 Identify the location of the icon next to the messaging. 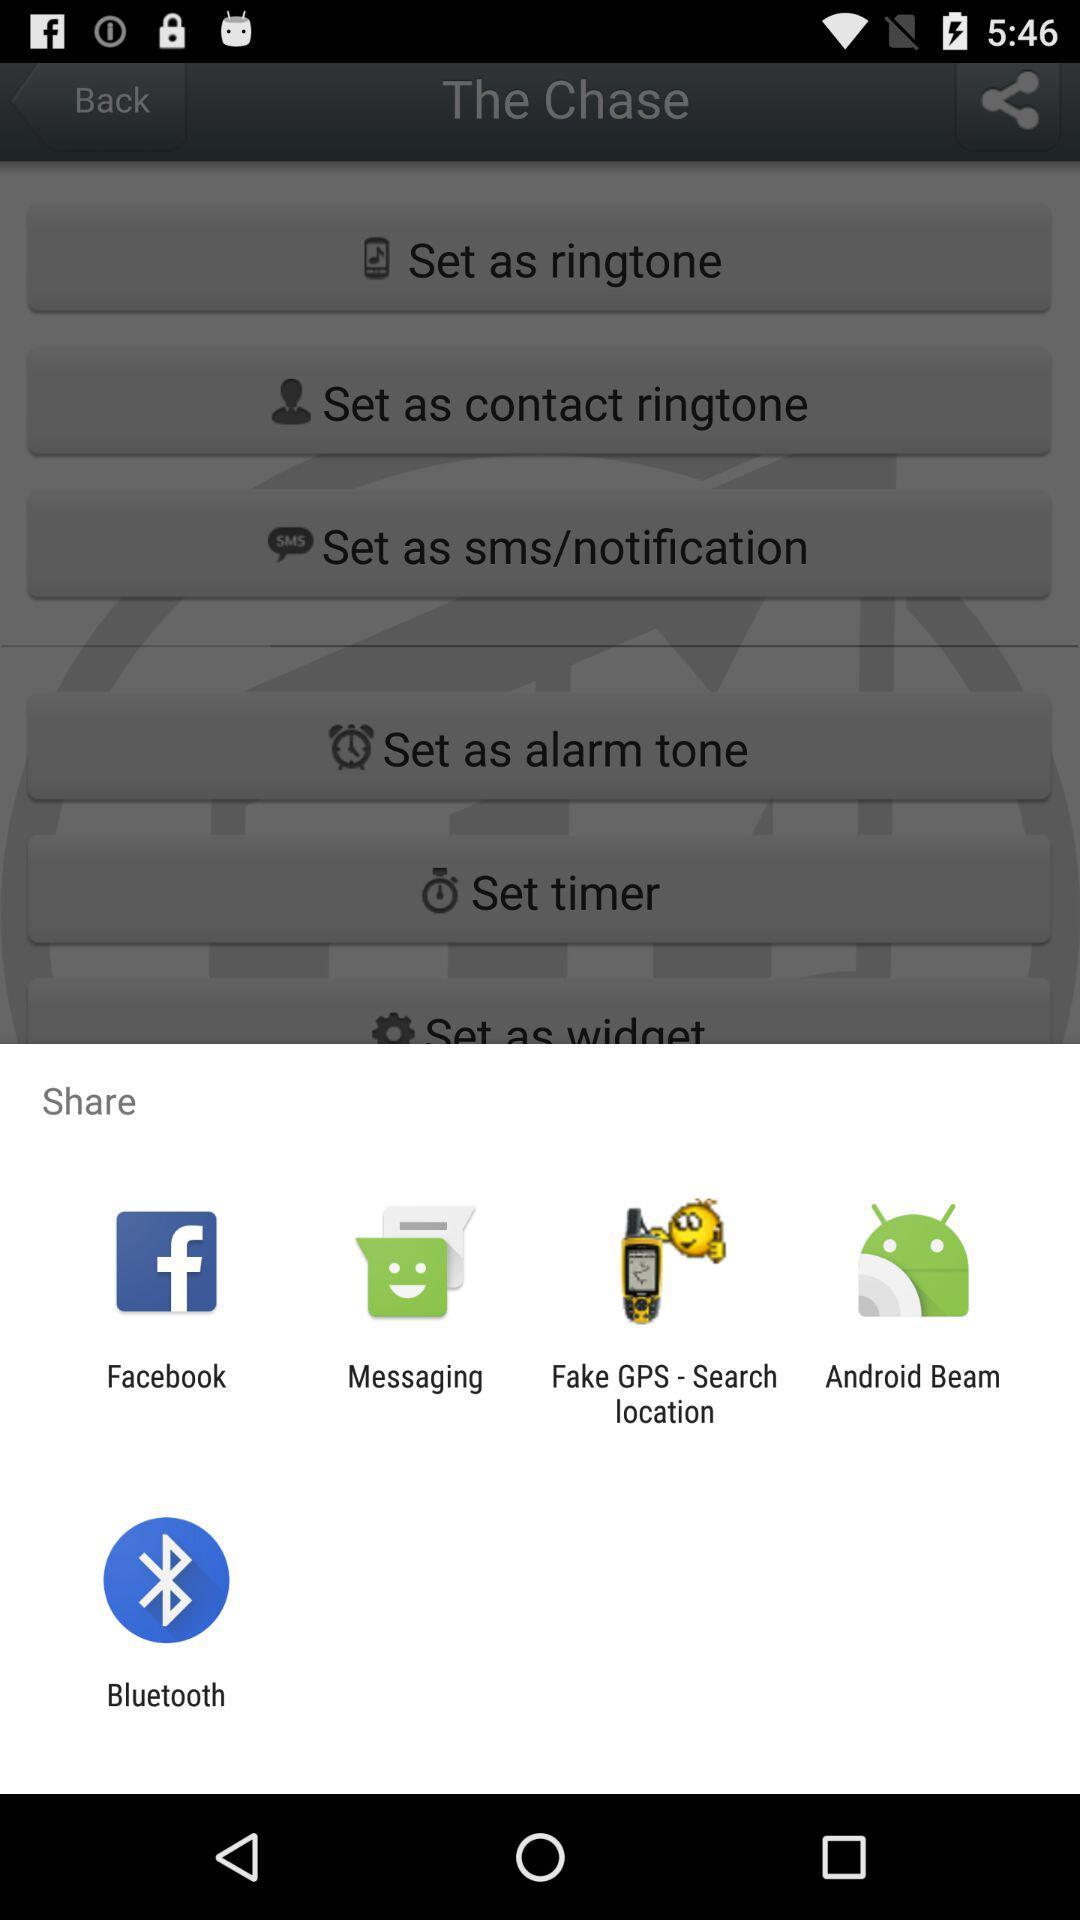
(165, 1392).